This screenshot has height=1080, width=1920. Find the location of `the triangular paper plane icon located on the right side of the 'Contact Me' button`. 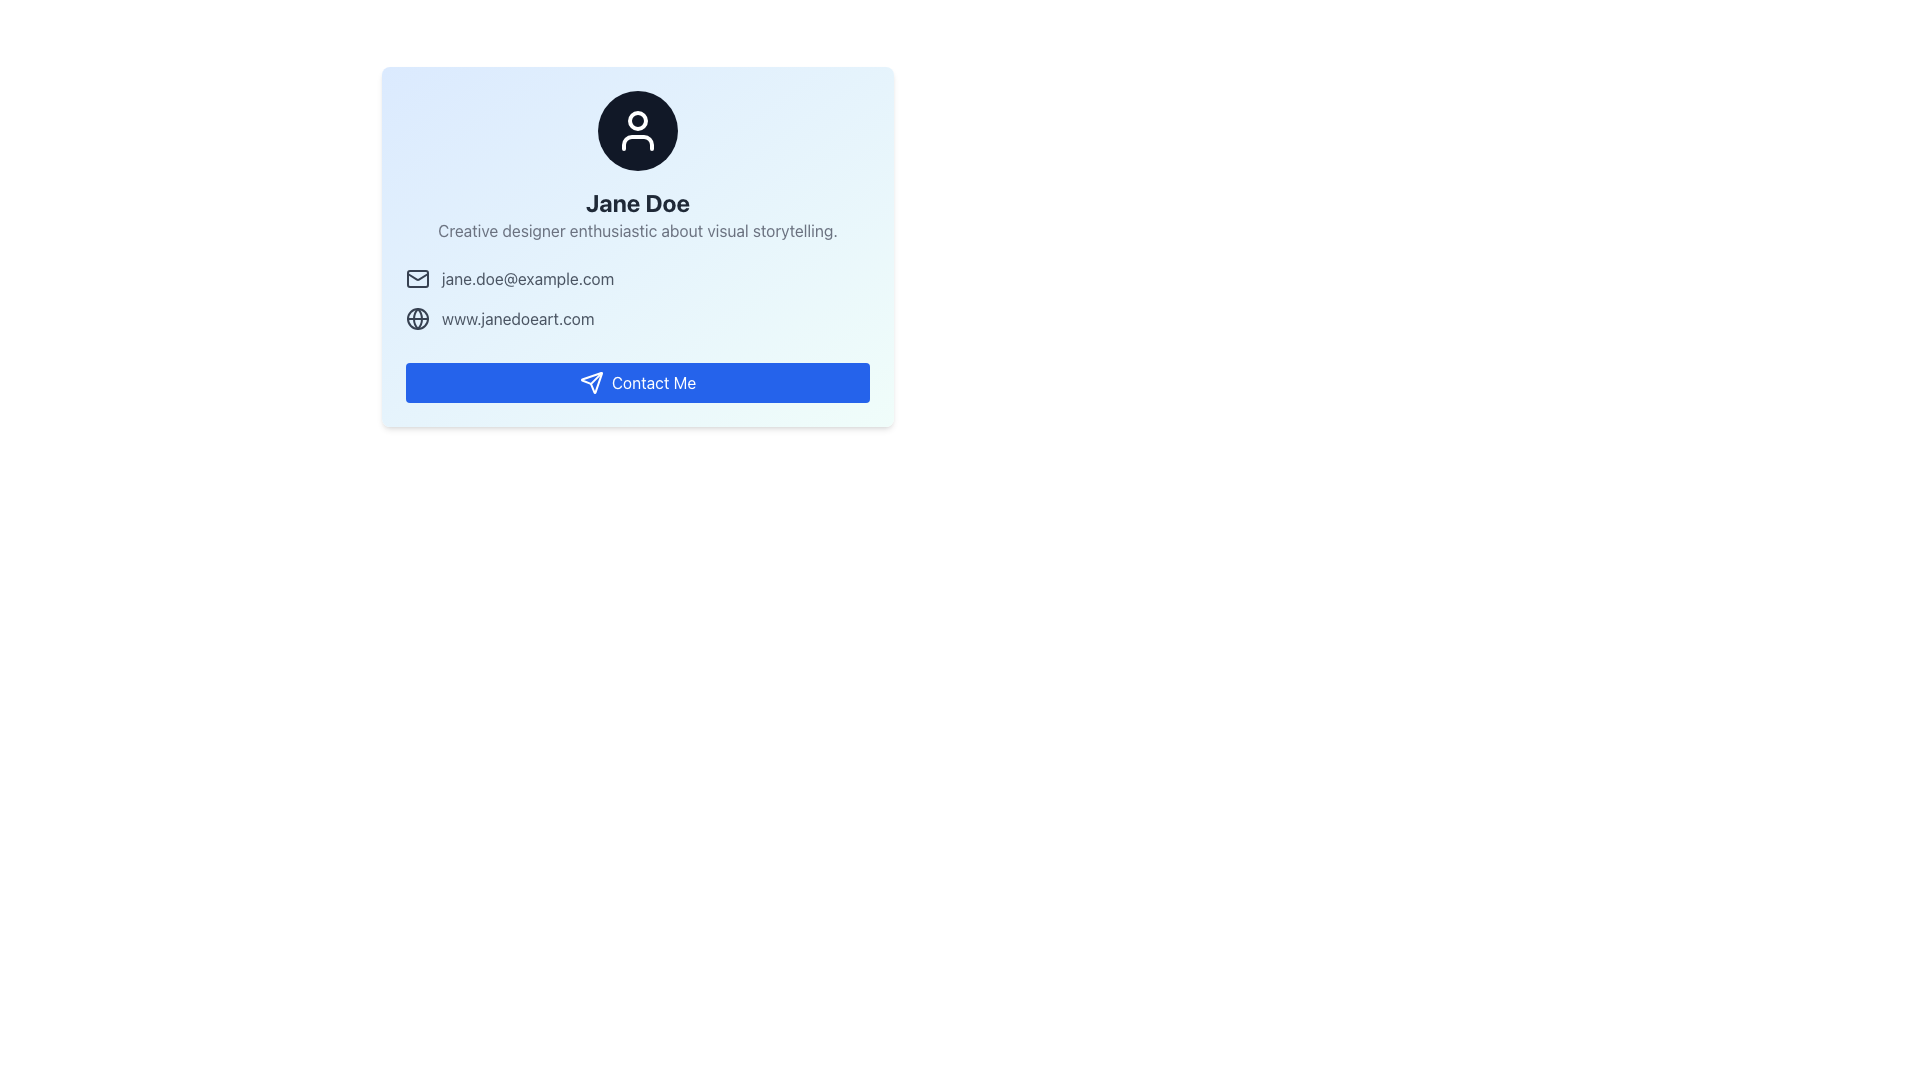

the triangular paper plane icon located on the right side of the 'Contact Me' button is located at coordinates (590, 382).